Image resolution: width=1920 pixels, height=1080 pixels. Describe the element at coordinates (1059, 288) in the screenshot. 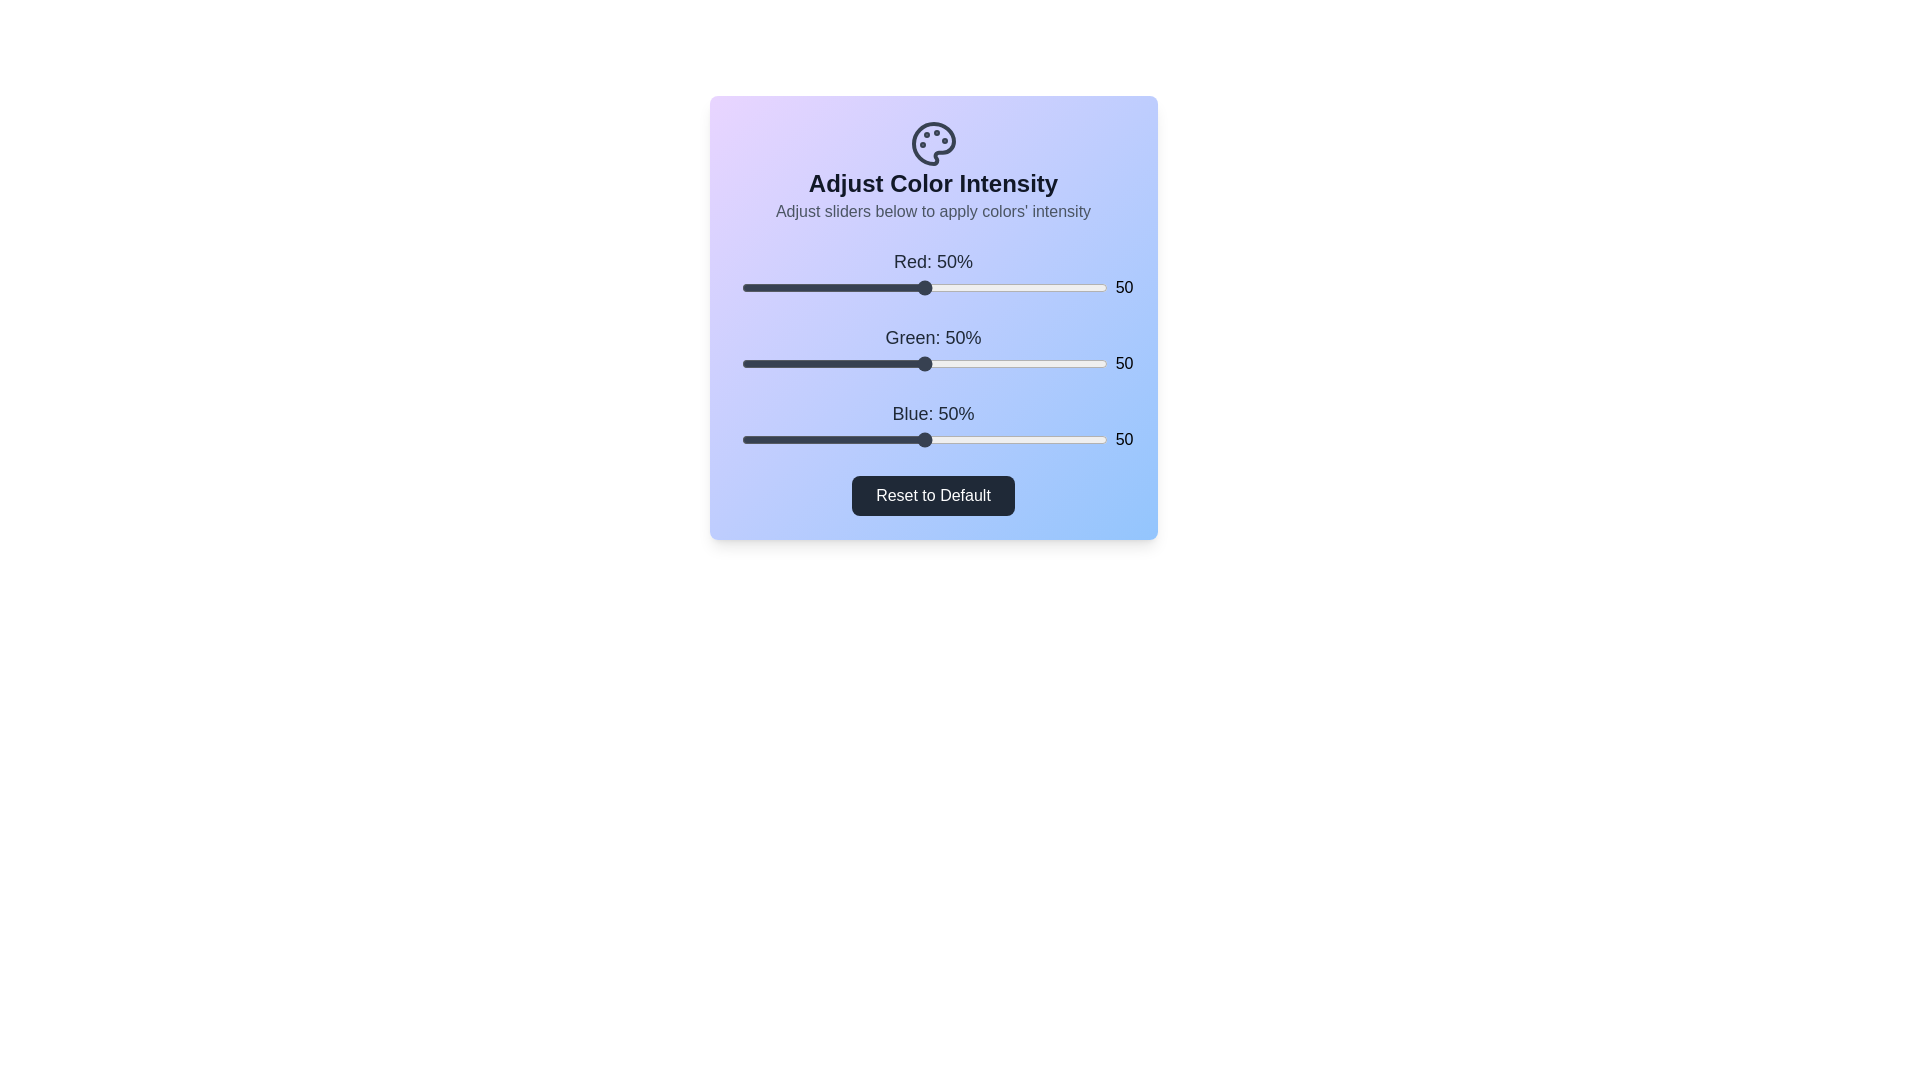

I see `the 0 slider to 87%` at that location.